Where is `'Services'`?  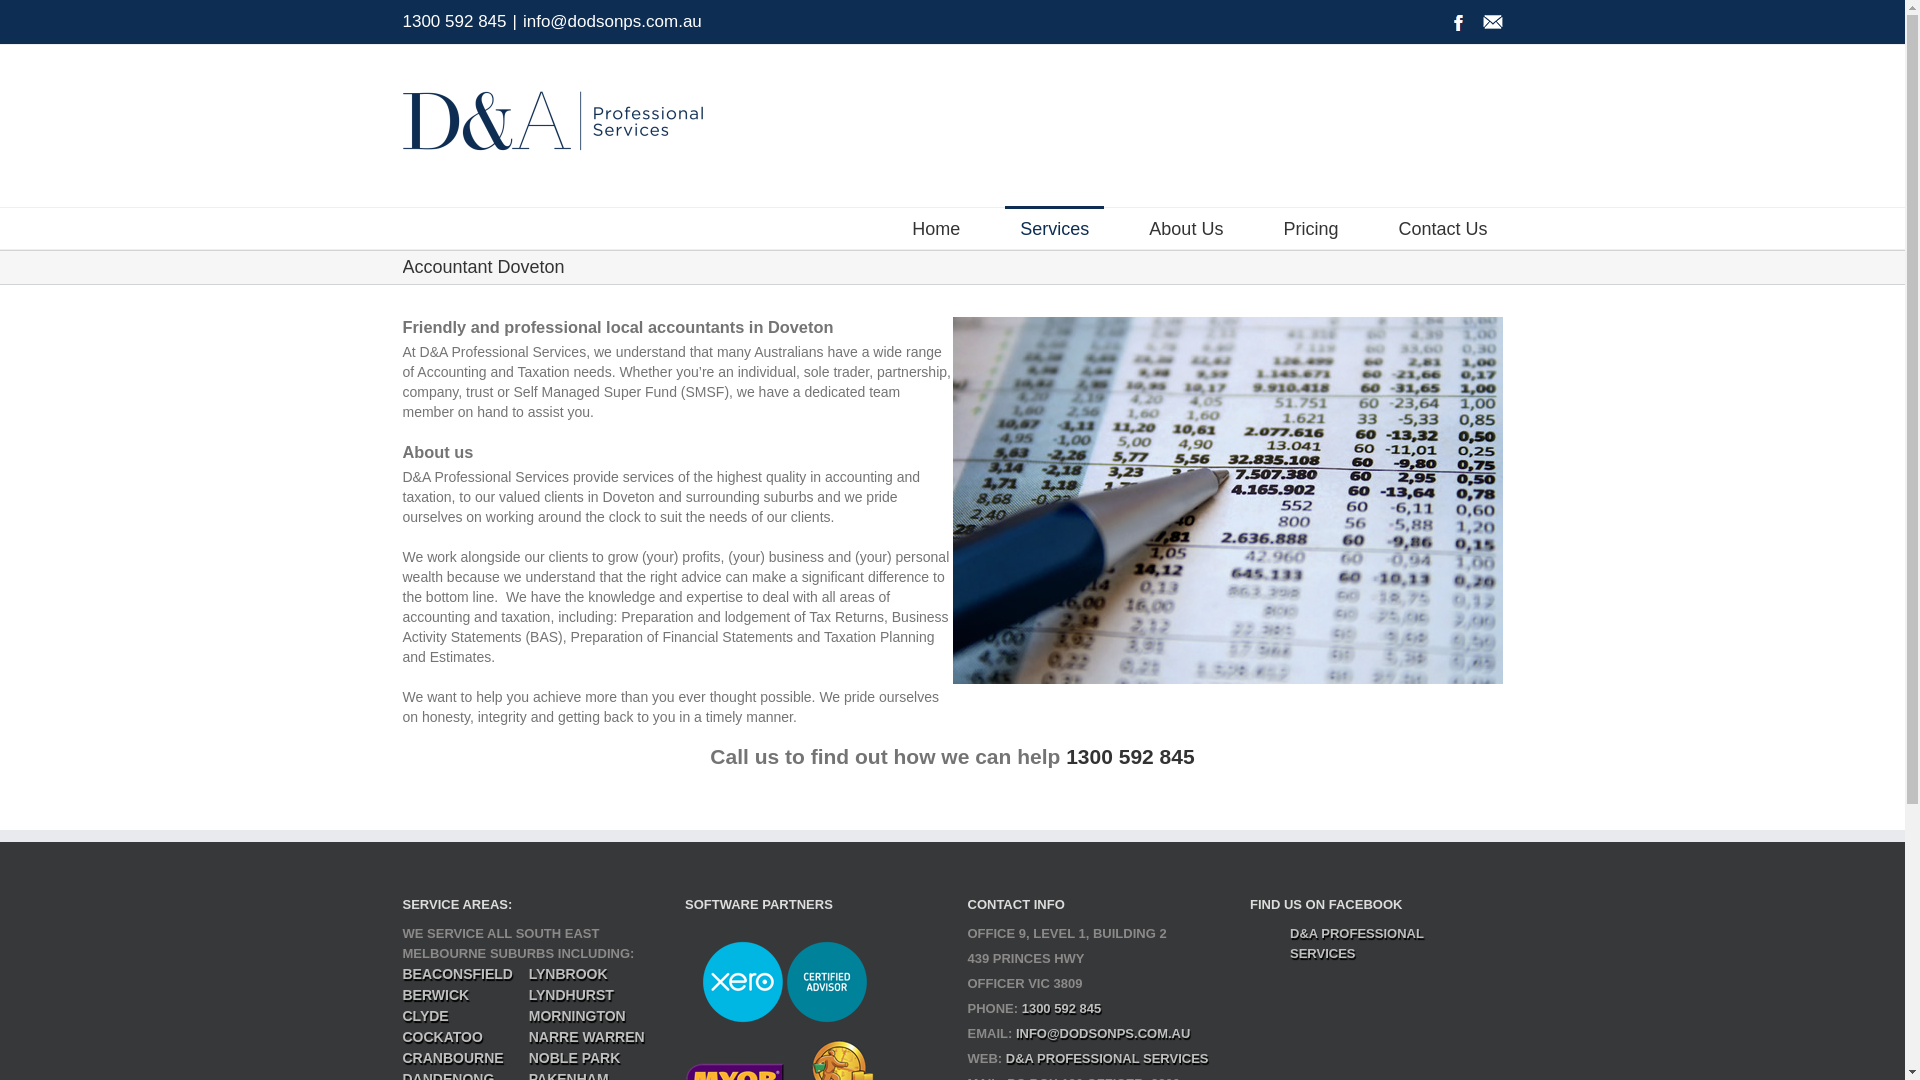
'Services' is located at coordinates (1053, 226).